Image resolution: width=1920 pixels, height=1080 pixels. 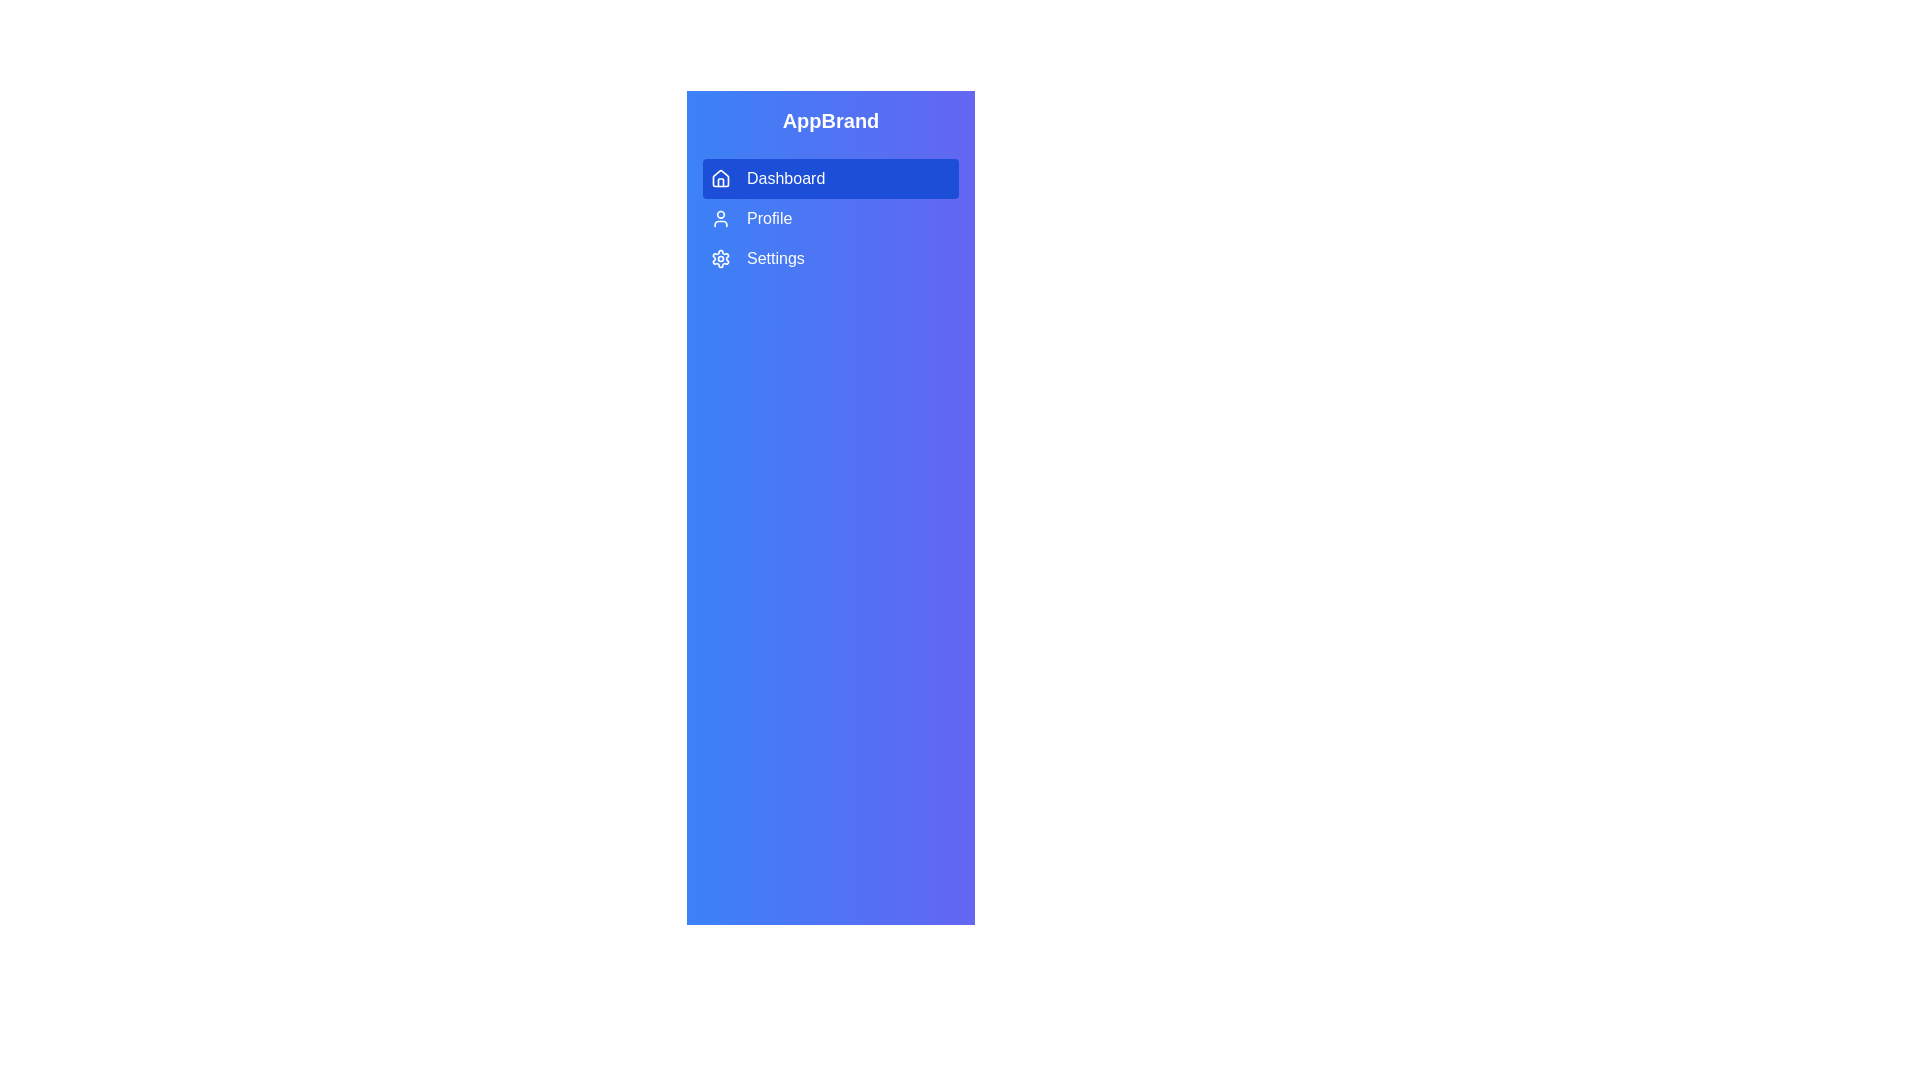 What do you see at coordinates (830, 192) in the screenshot?
I see `the 'Dashboard' navigation link element with a blue background and a white house icon` at bounding box center [830, 192].